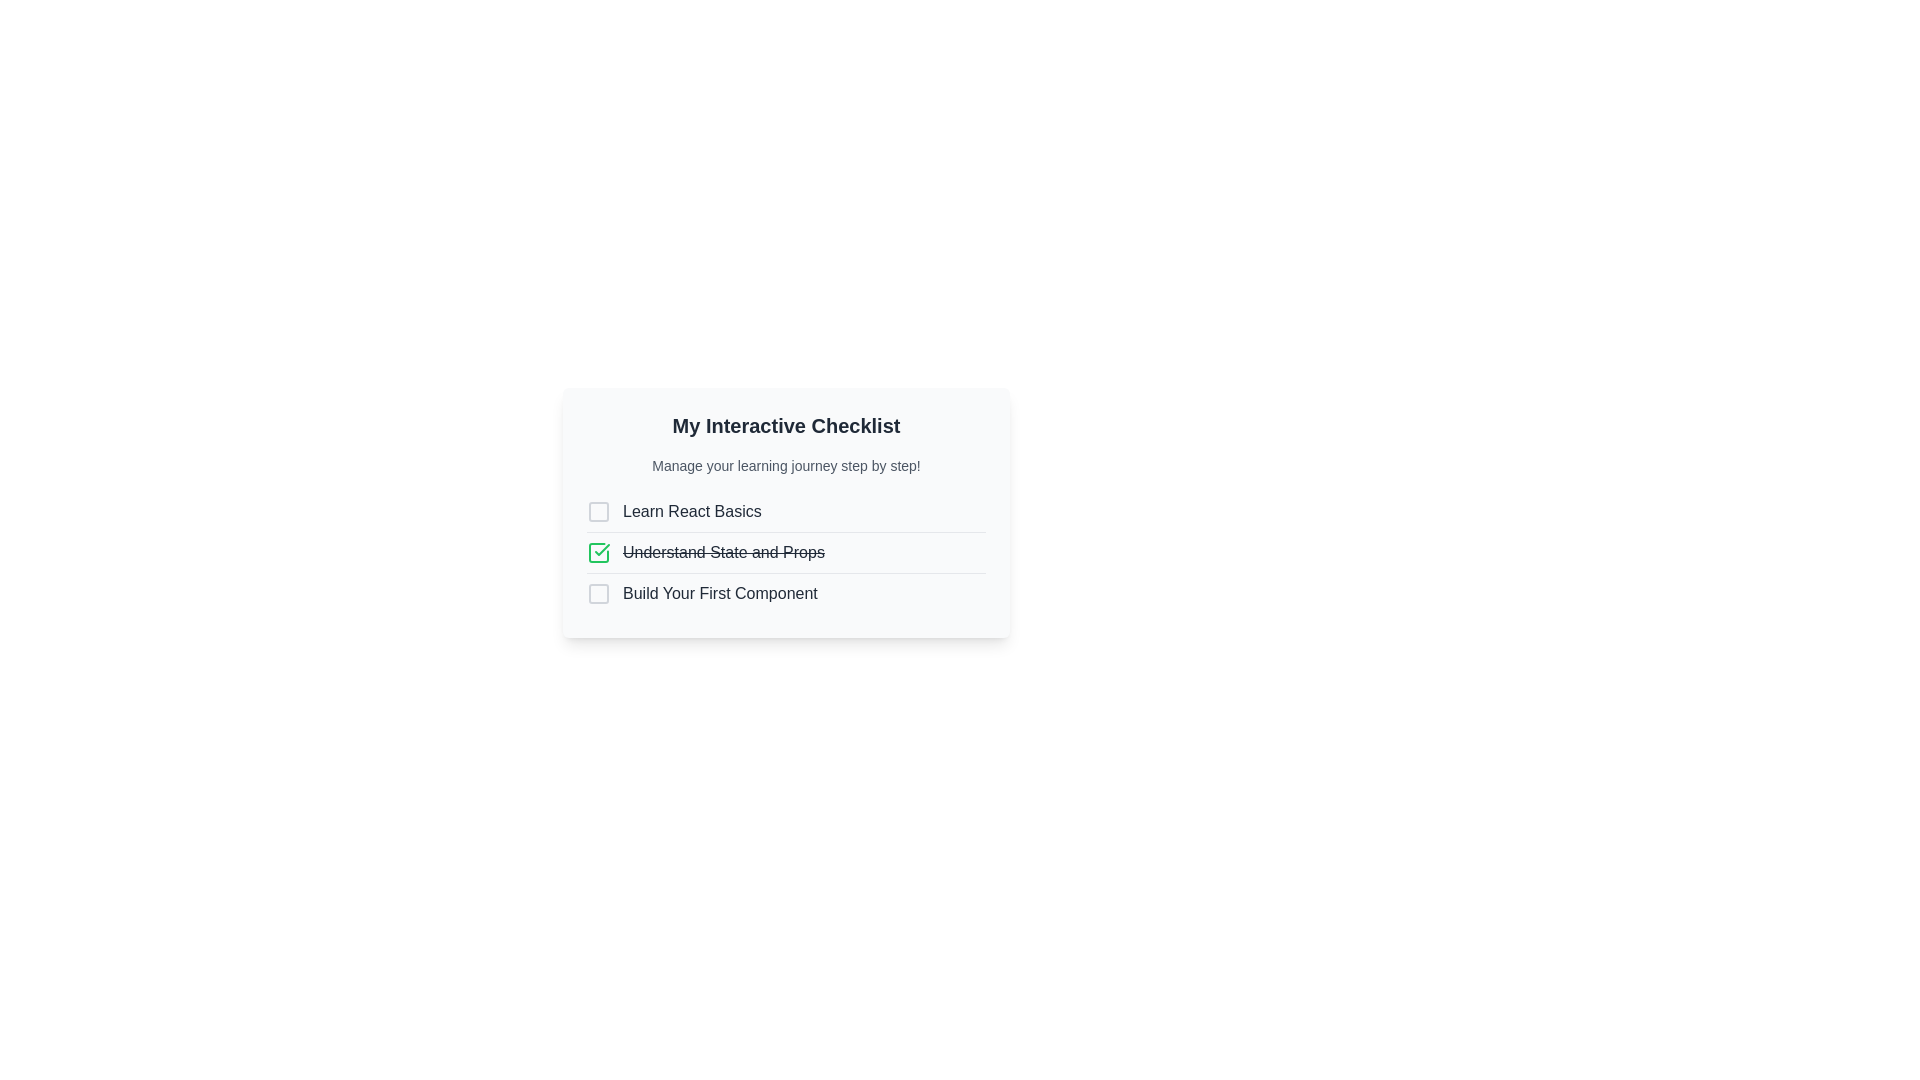 The image size is (1920, 1080). I want to click on the appearance of the Checkmark icon, which is a green square with a checkmark inside, located to the left of the text 'Understand State and Props' in the 'My Interactive Checklist', so click(598, 552).